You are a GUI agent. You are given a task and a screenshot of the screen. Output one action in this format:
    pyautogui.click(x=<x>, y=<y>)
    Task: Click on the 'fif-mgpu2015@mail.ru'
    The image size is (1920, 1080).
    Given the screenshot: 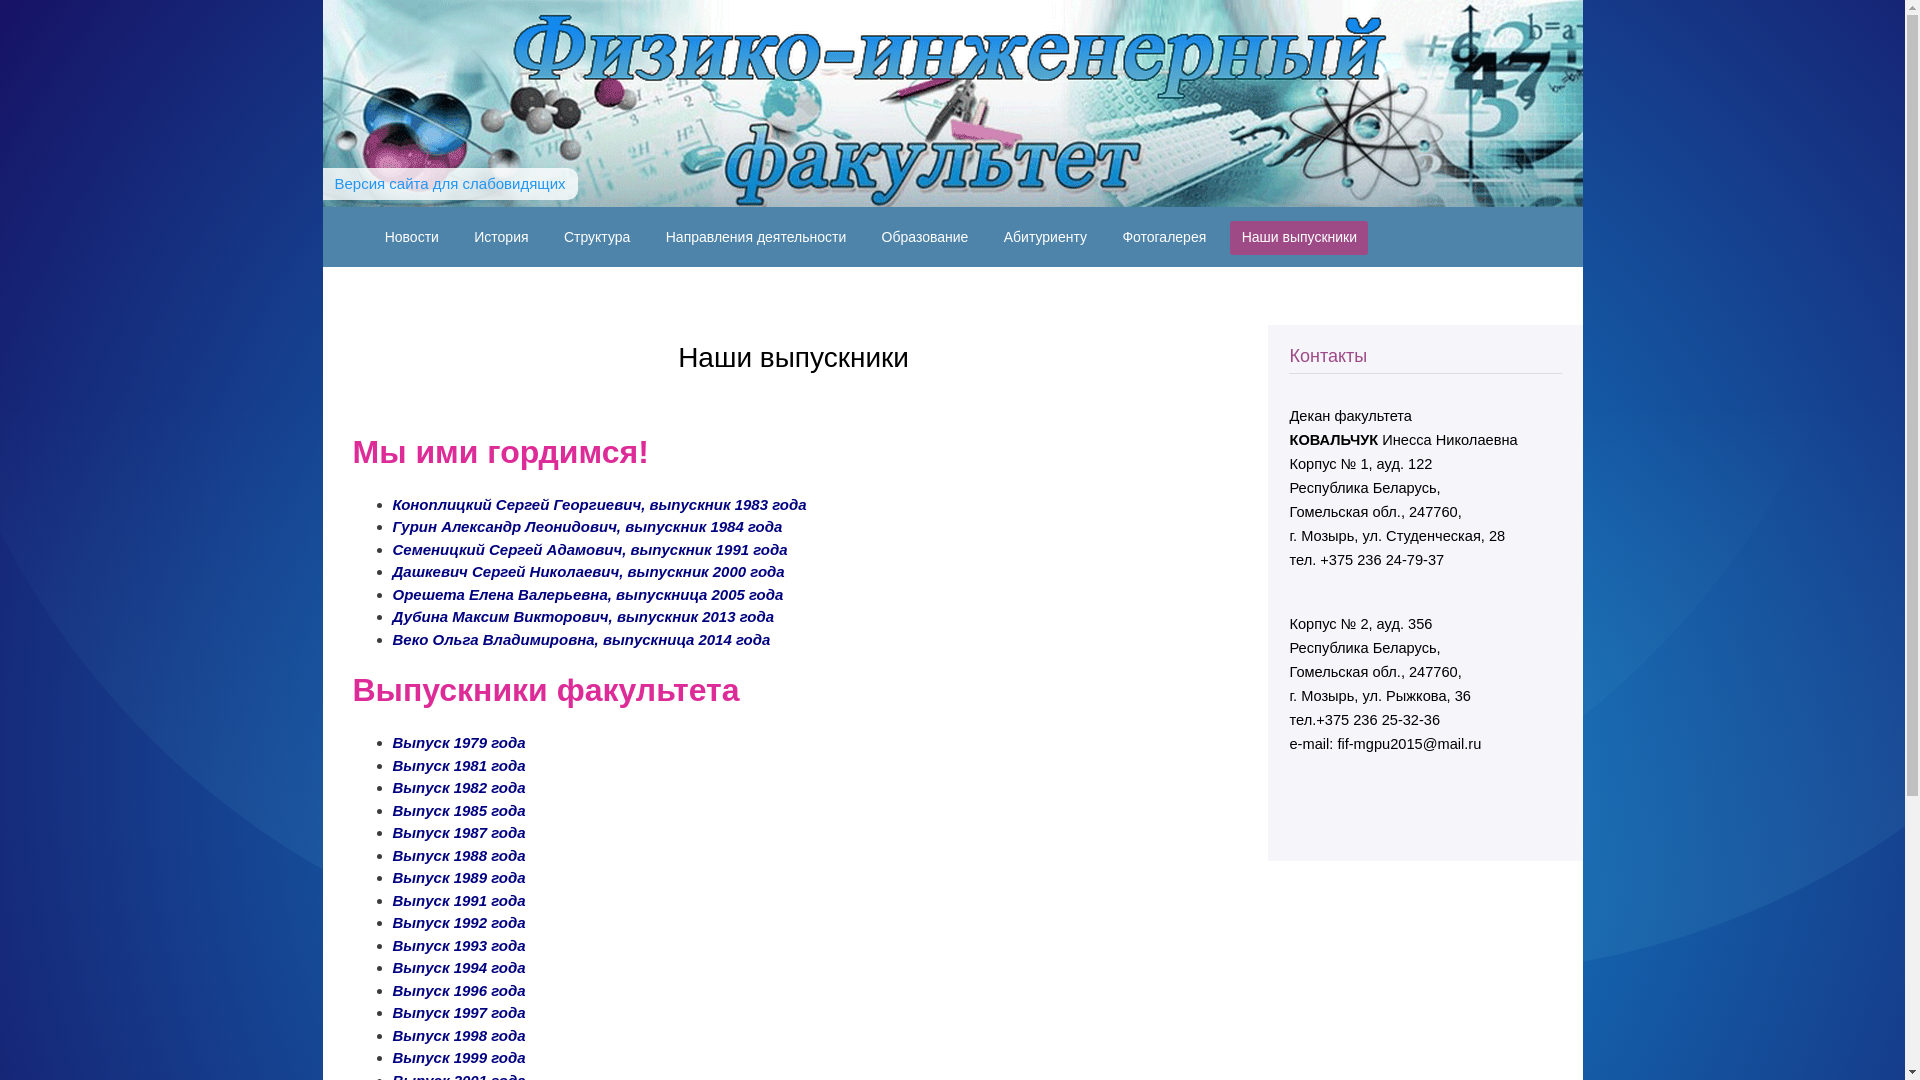 What is the action you would take?
    pyautogui.click(x=1408, y=744)
    